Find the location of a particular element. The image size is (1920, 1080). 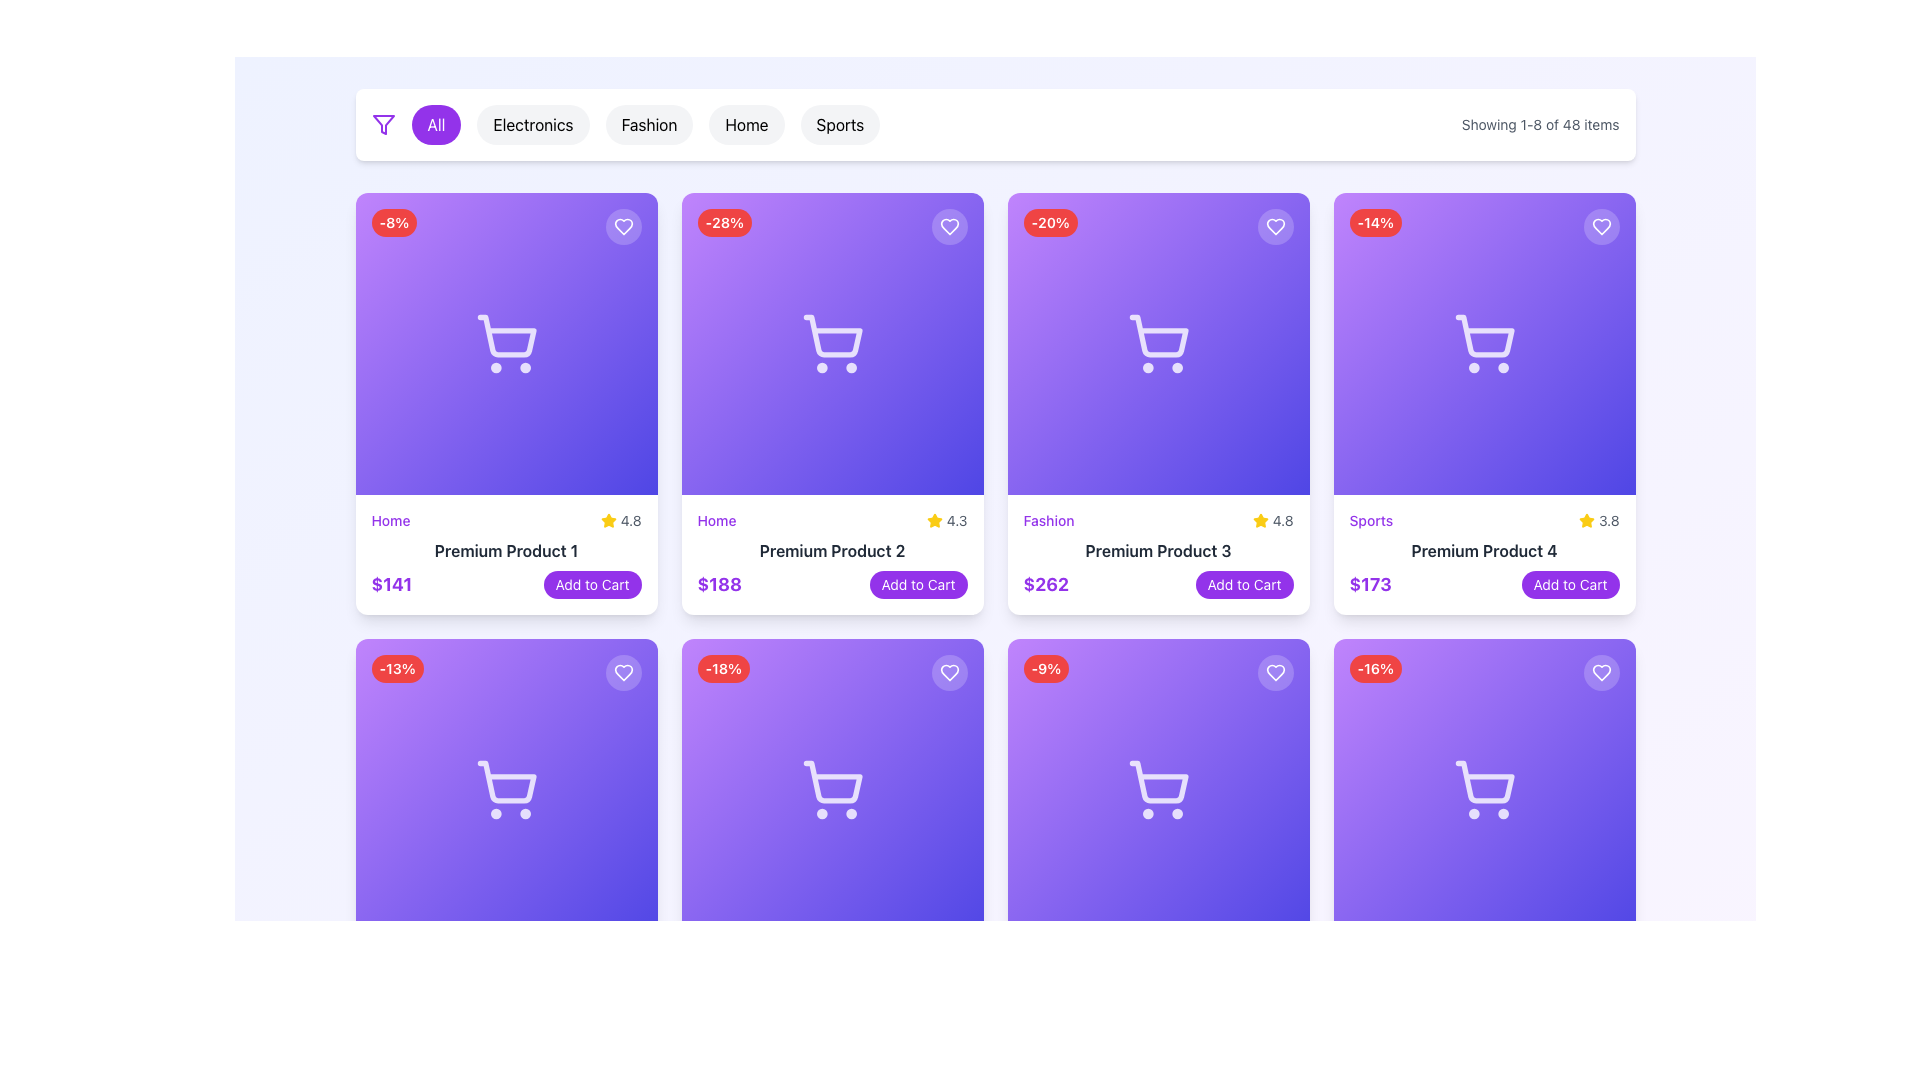

the small circular button with a white heart icon located at the top-right corner of the card for 'Premium Product 3' to observe the opacity change is located at coordinates (1274, 226).